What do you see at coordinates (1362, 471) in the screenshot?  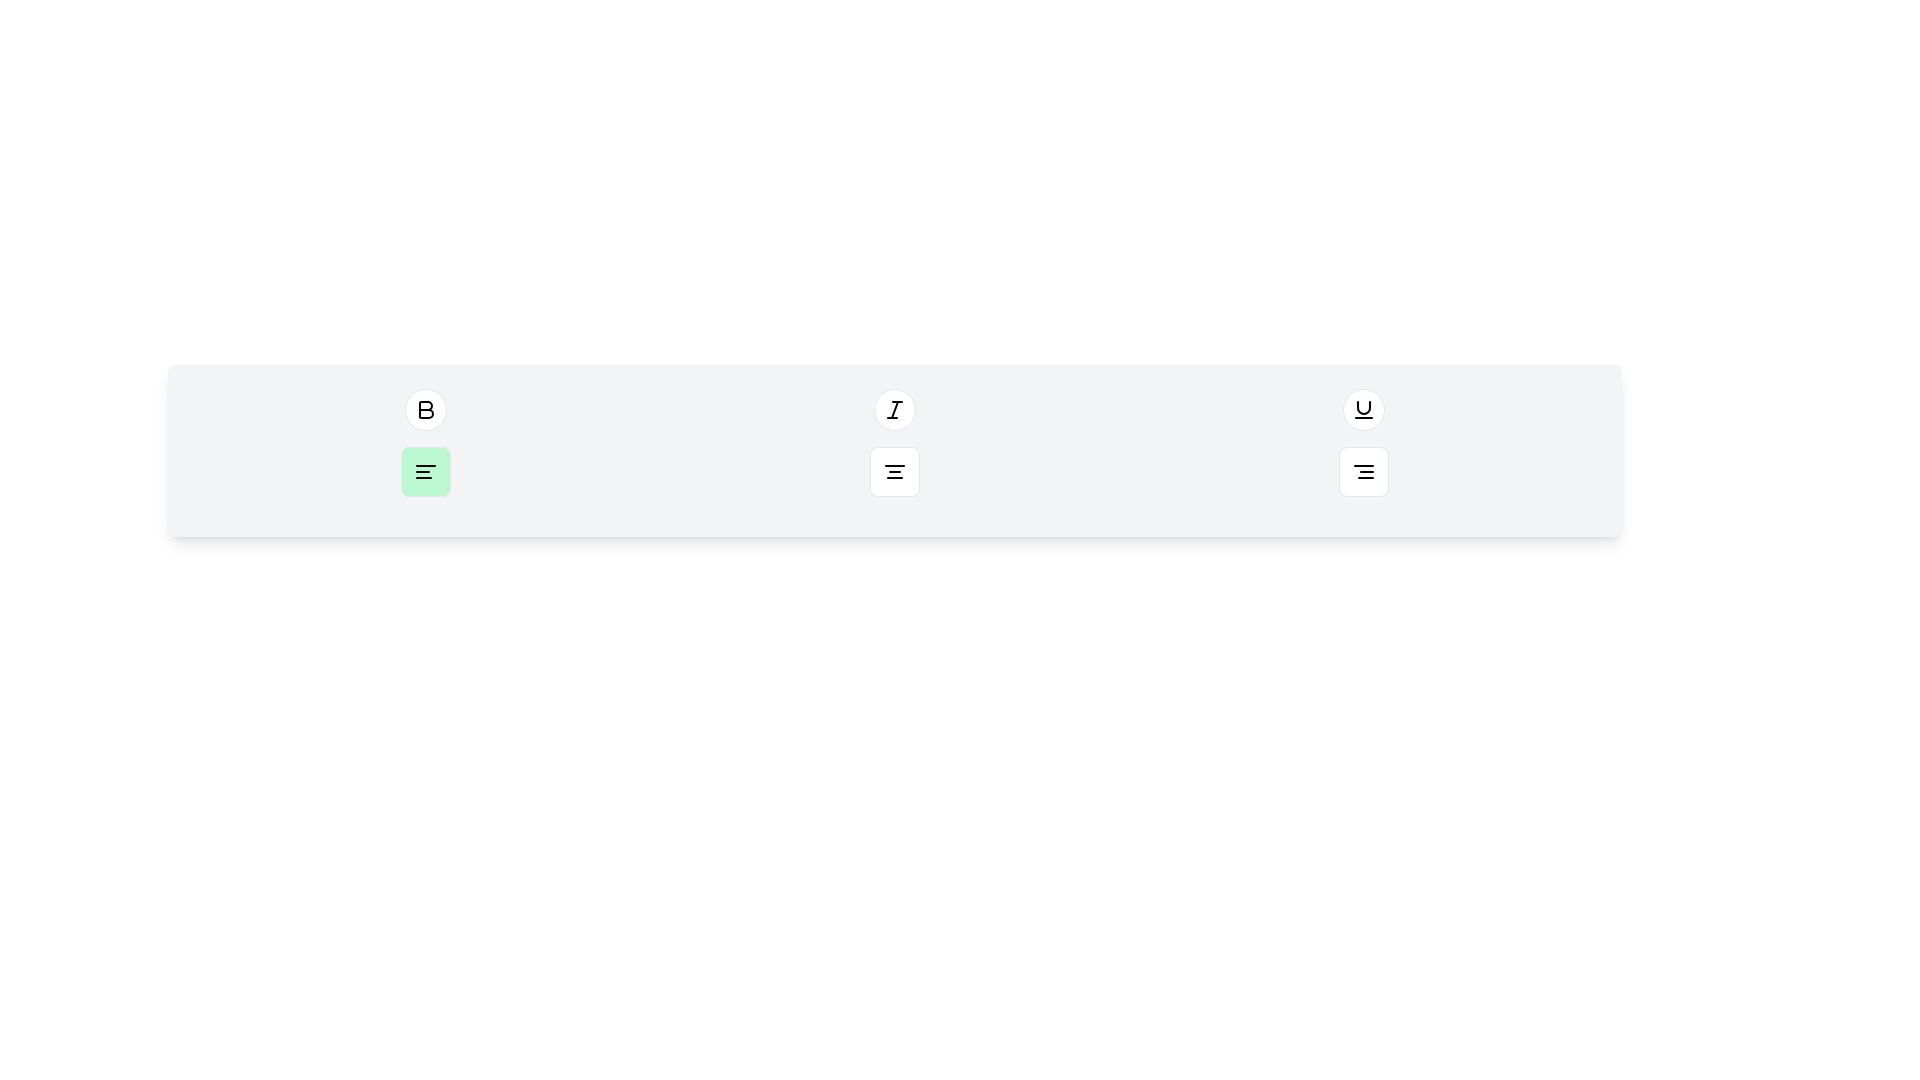 I see `the 'Align Right' button` at bounding box center [1362, 471].